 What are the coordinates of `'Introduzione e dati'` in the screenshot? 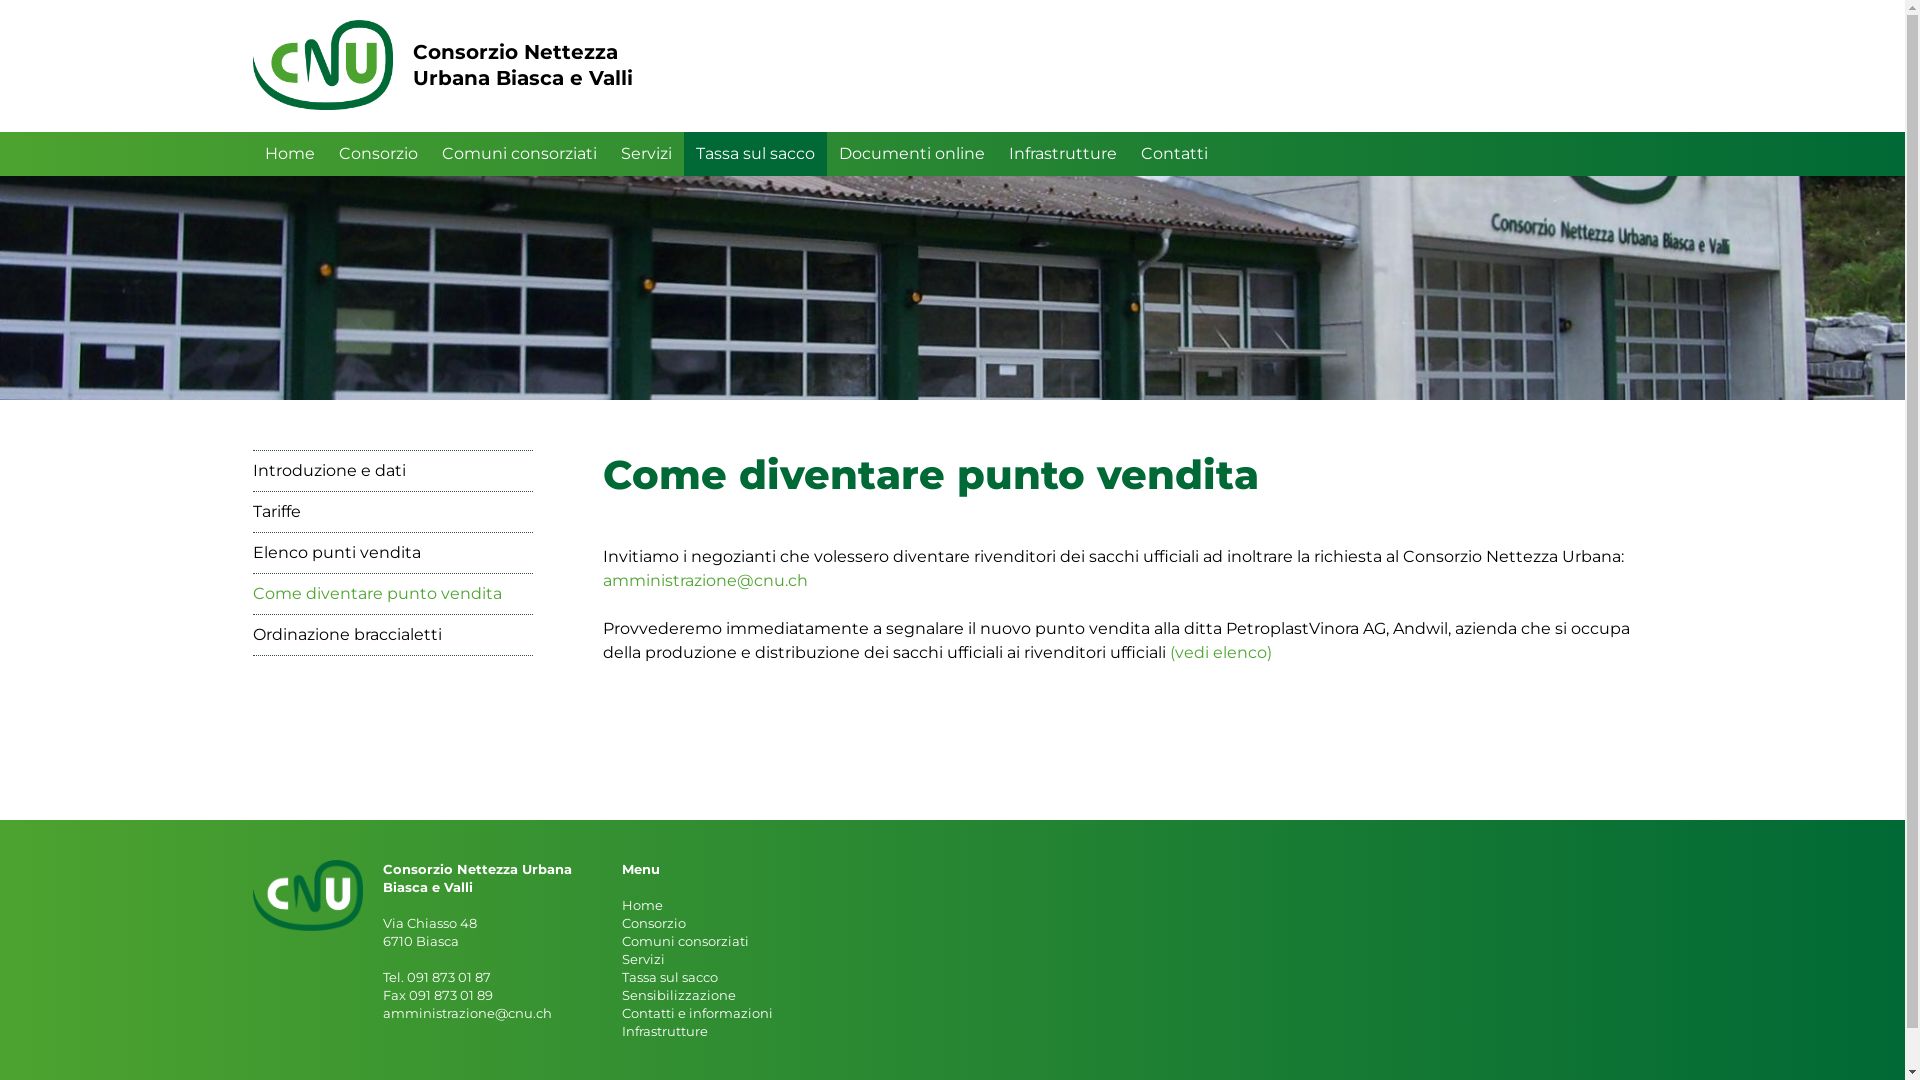 It's located at (392, 470).